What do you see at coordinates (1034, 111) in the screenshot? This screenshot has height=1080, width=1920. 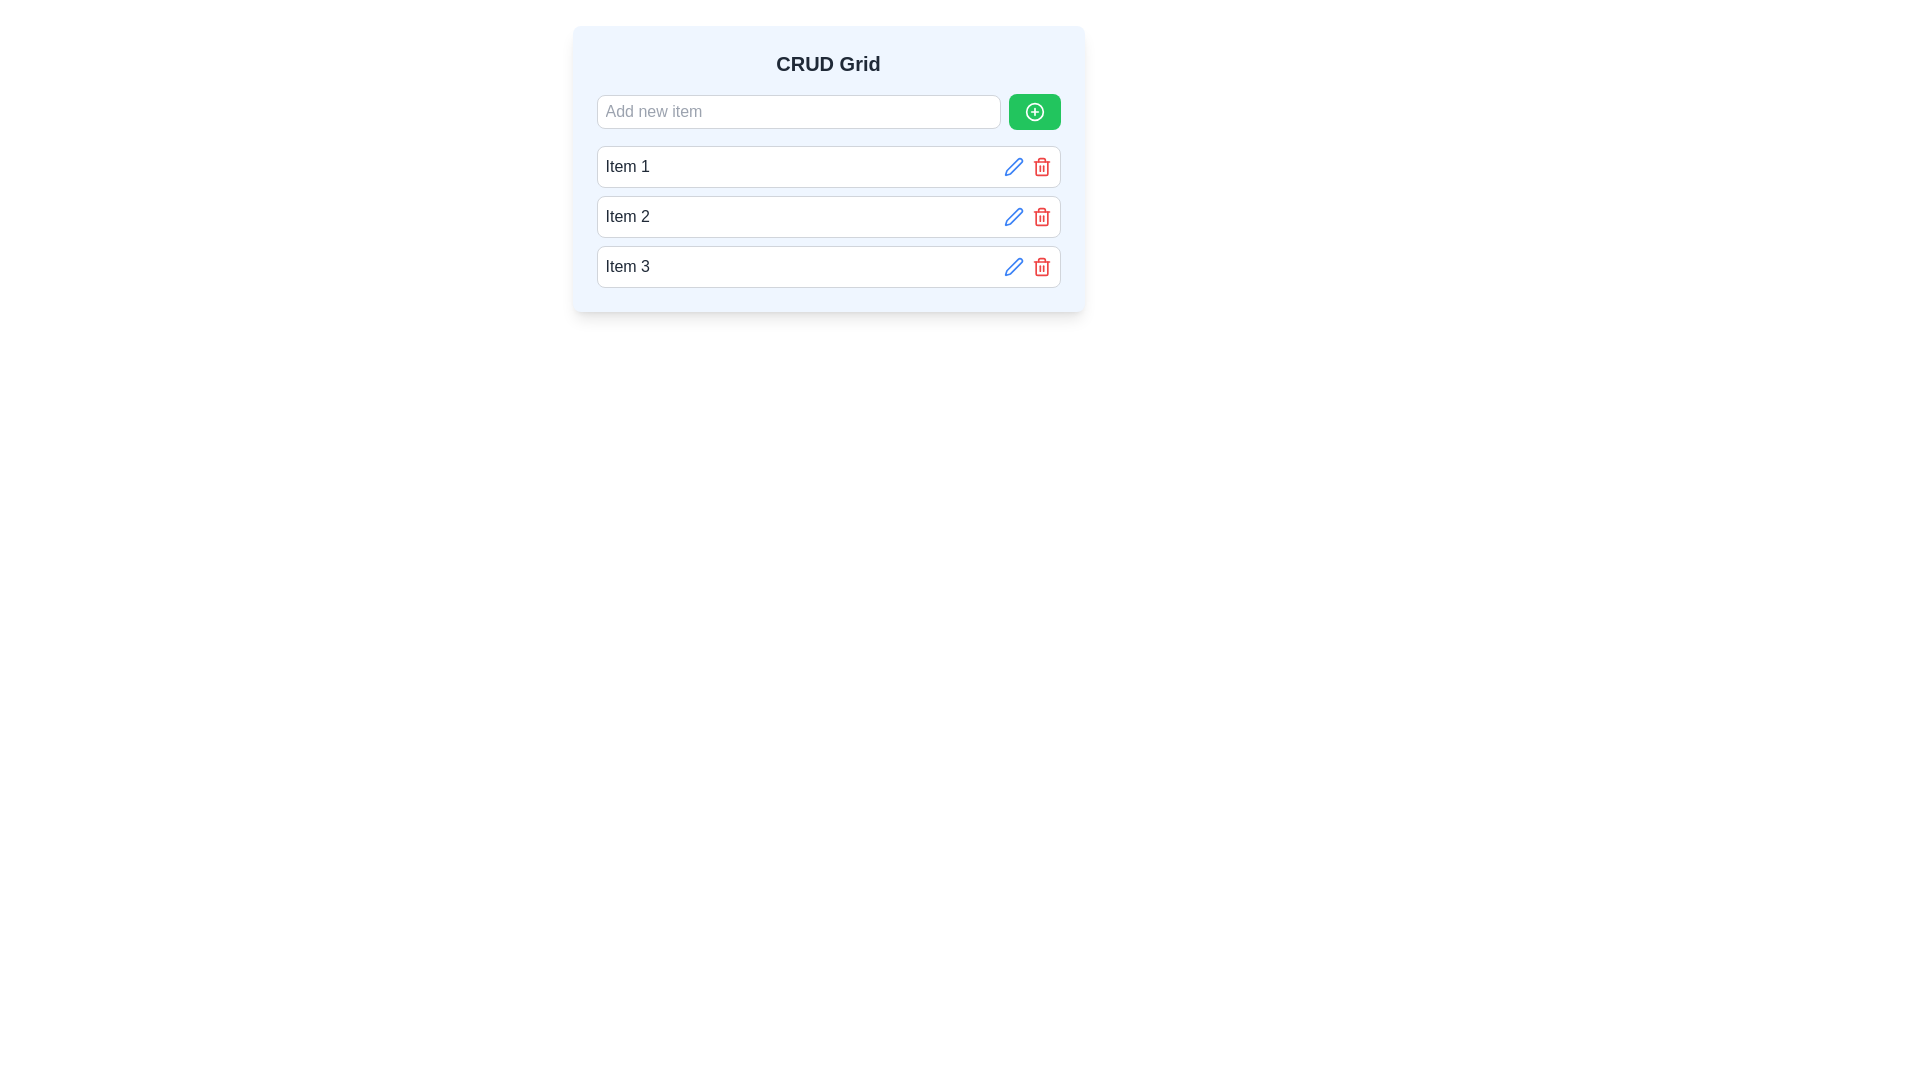 I see `the SVG circle graphic that forms the circular boundary of the icon, located near the top-right corner of the 'CRUD Grid' interface, adjacent to a search bar` at bounding box center [1034, 111].